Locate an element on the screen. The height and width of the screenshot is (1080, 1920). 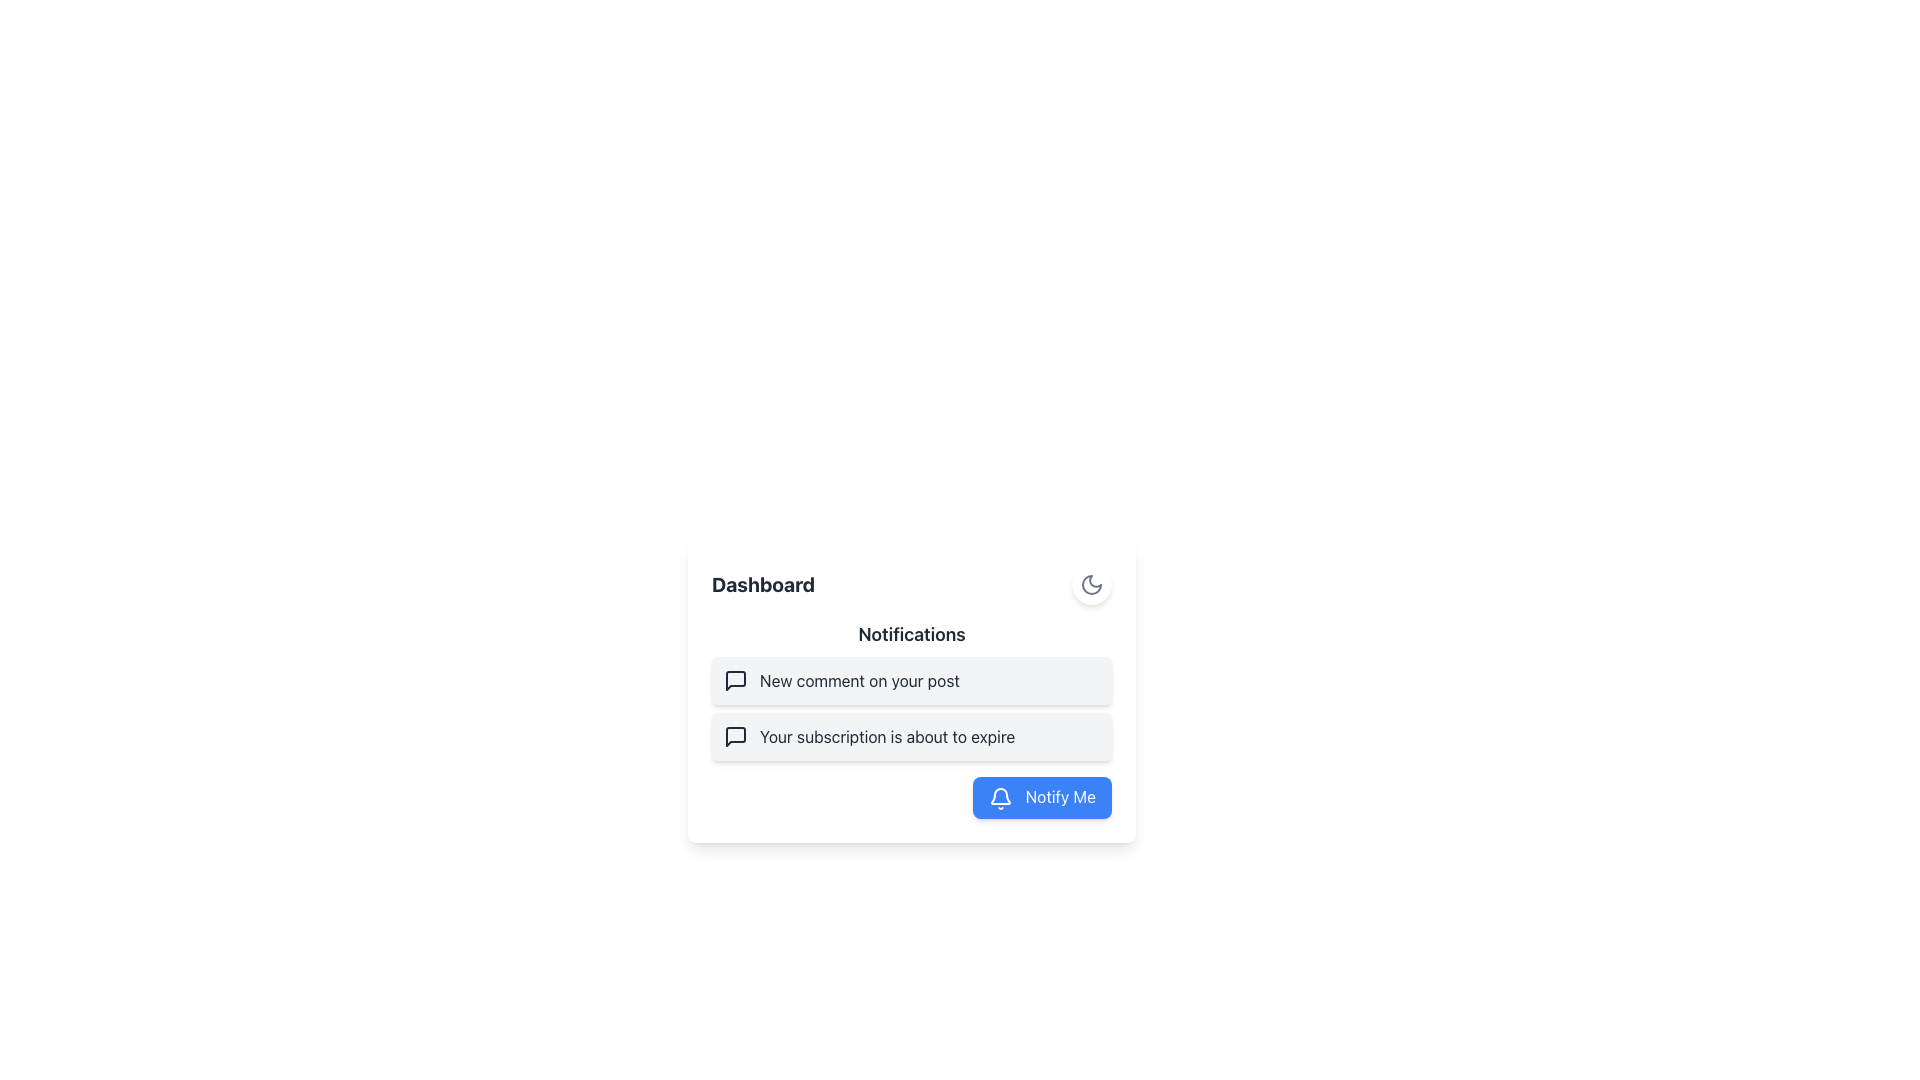
the second notification in the stacked list, which informs the user about their subscription status, located under the 'Notifications' heading is located at coordinates (911, 736).